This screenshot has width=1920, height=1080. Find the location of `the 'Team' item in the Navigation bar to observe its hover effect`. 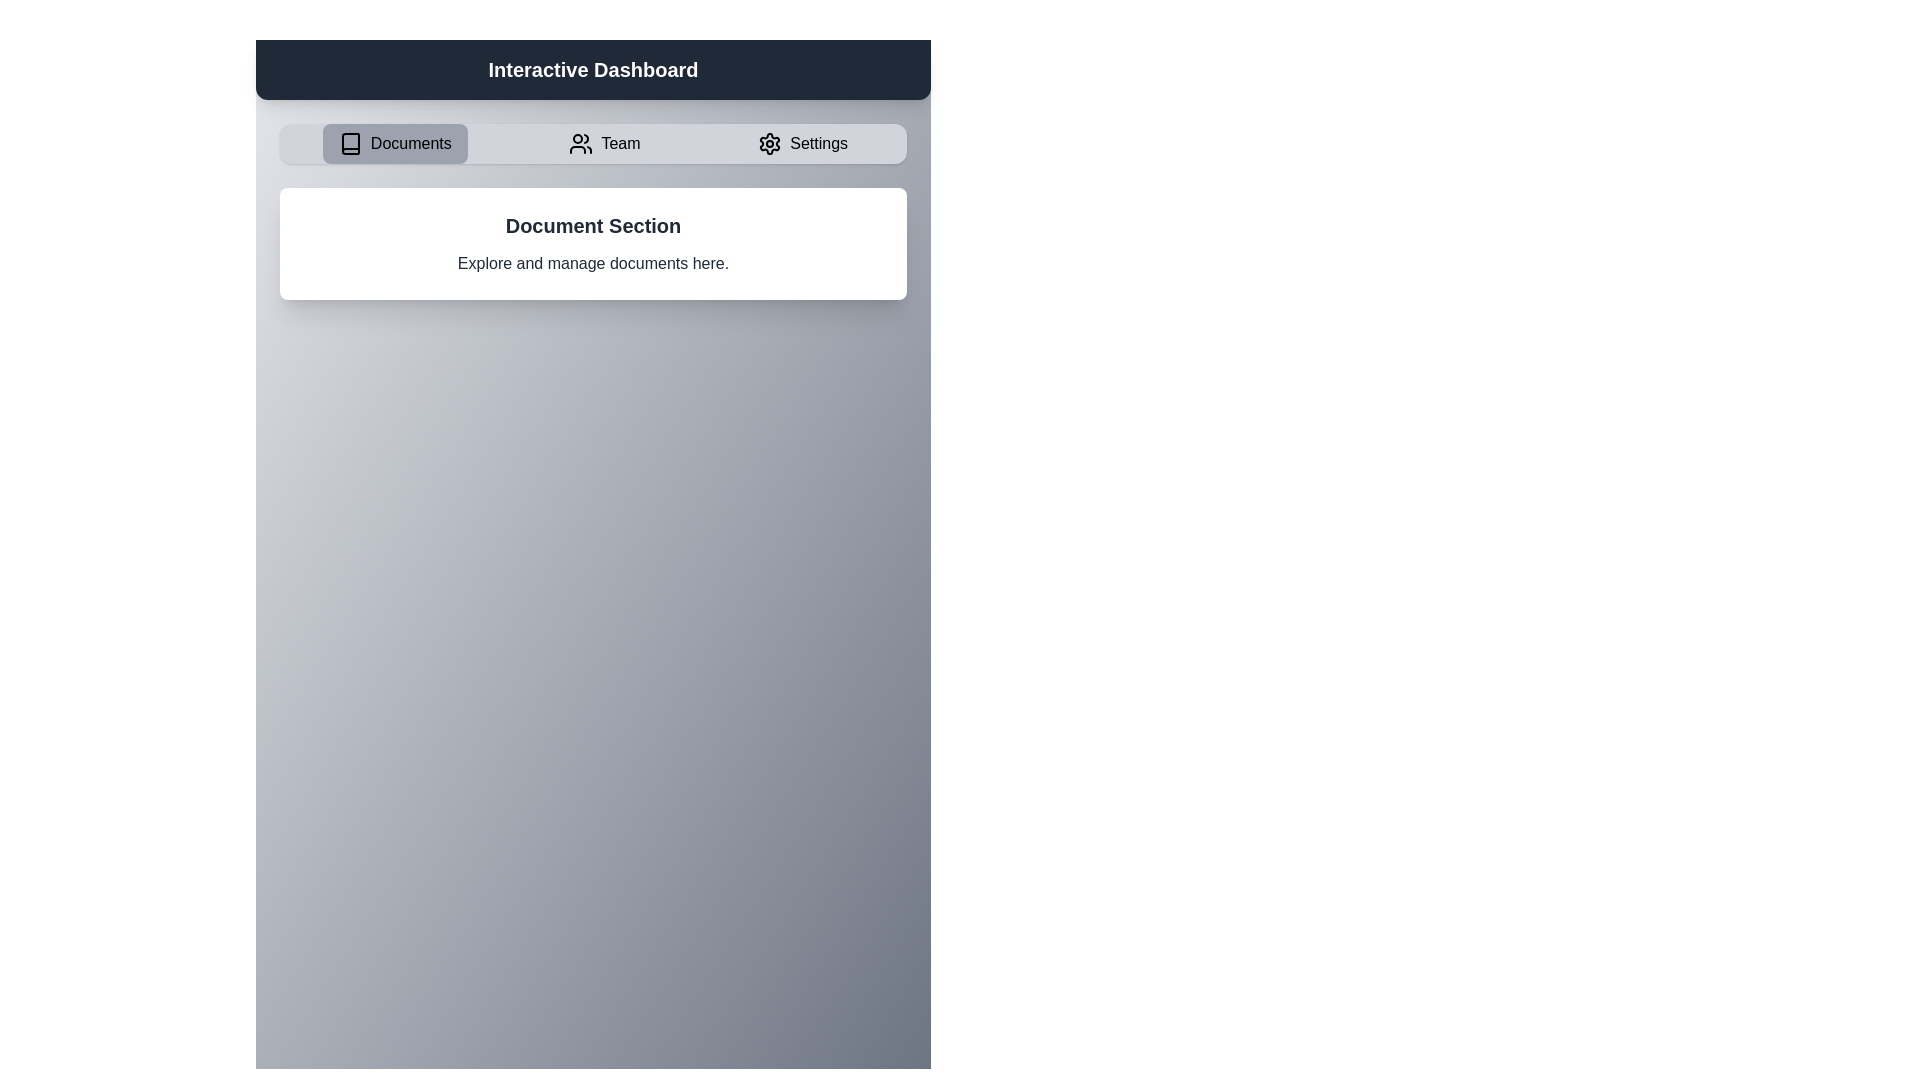

the 'Team' item in the Navigation bar to observe its hover effect is located at coordinates (592, 142).